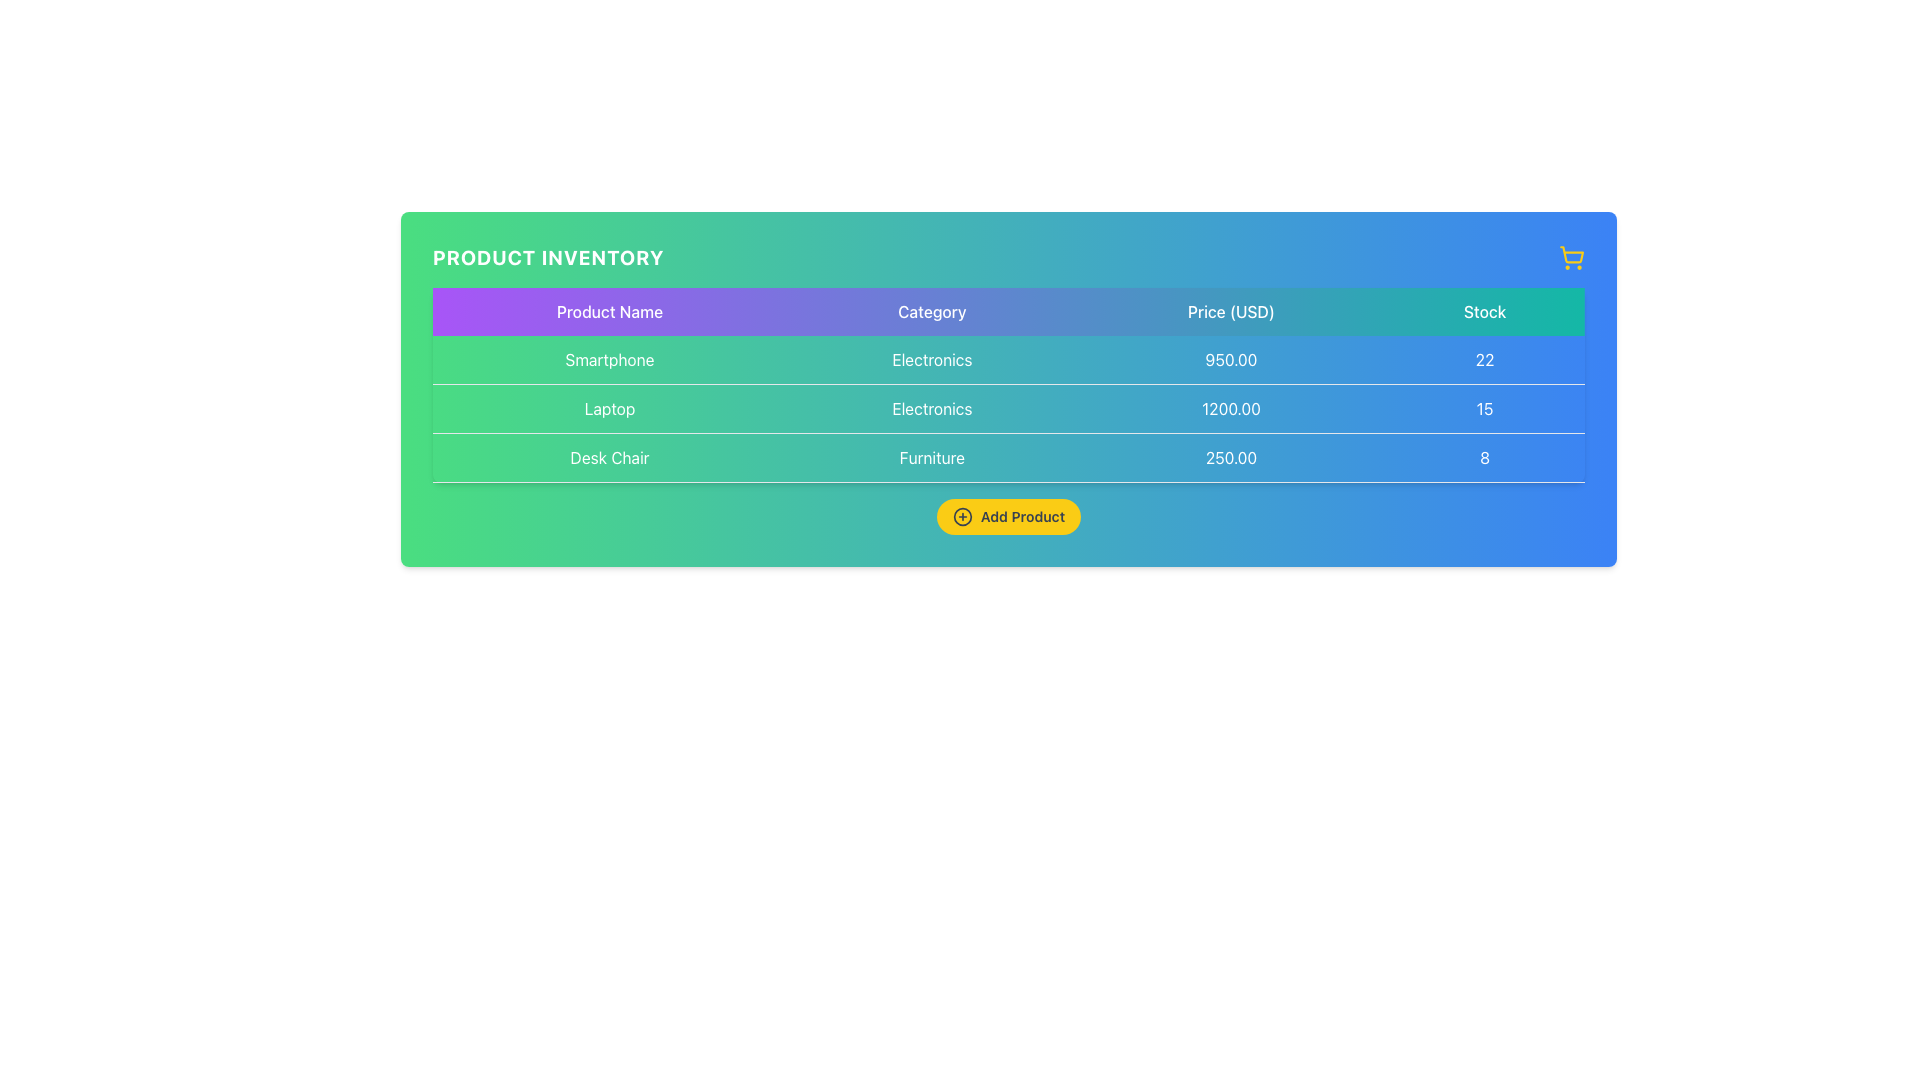 This screenshot has width=1920, height=1080. Describe the element at coordinates (931, 458) in the screenshot. I see `the static text label in the second cell of the 'Category' column that indicates the classification of the product 'Desk Chair'` at that location.